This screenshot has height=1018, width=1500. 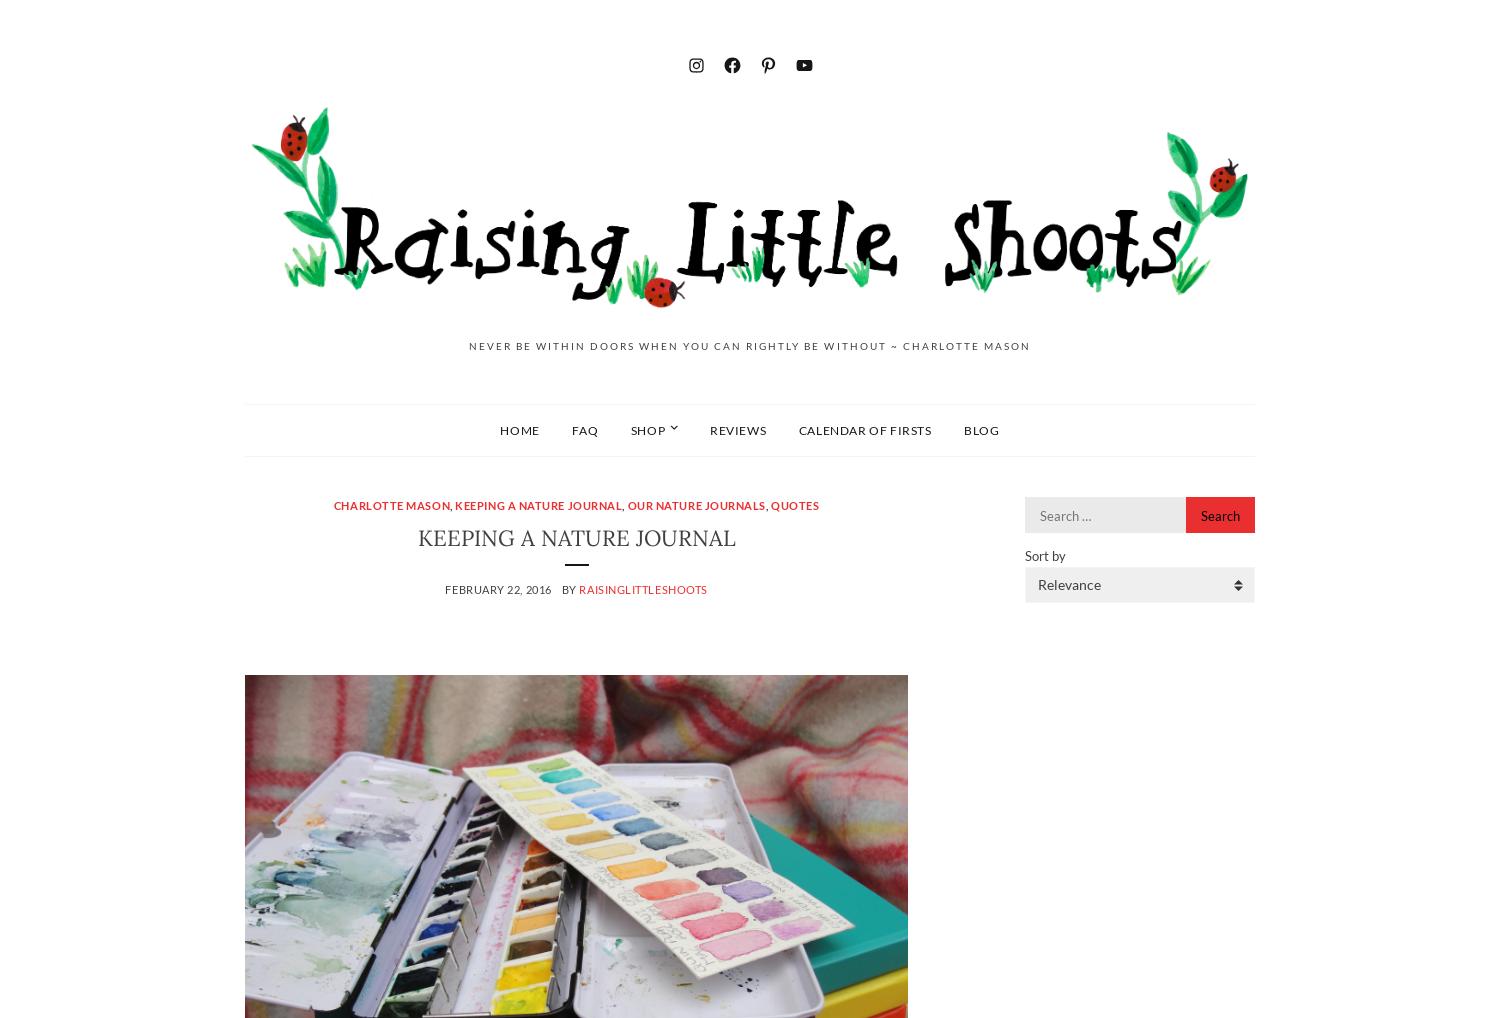 What do you see at coordinates (748, 344) in the screenshot?
I see `'Never be within doors when you can rightly be without ~ Charlotte Mason'` at bounding box center [748, 344].